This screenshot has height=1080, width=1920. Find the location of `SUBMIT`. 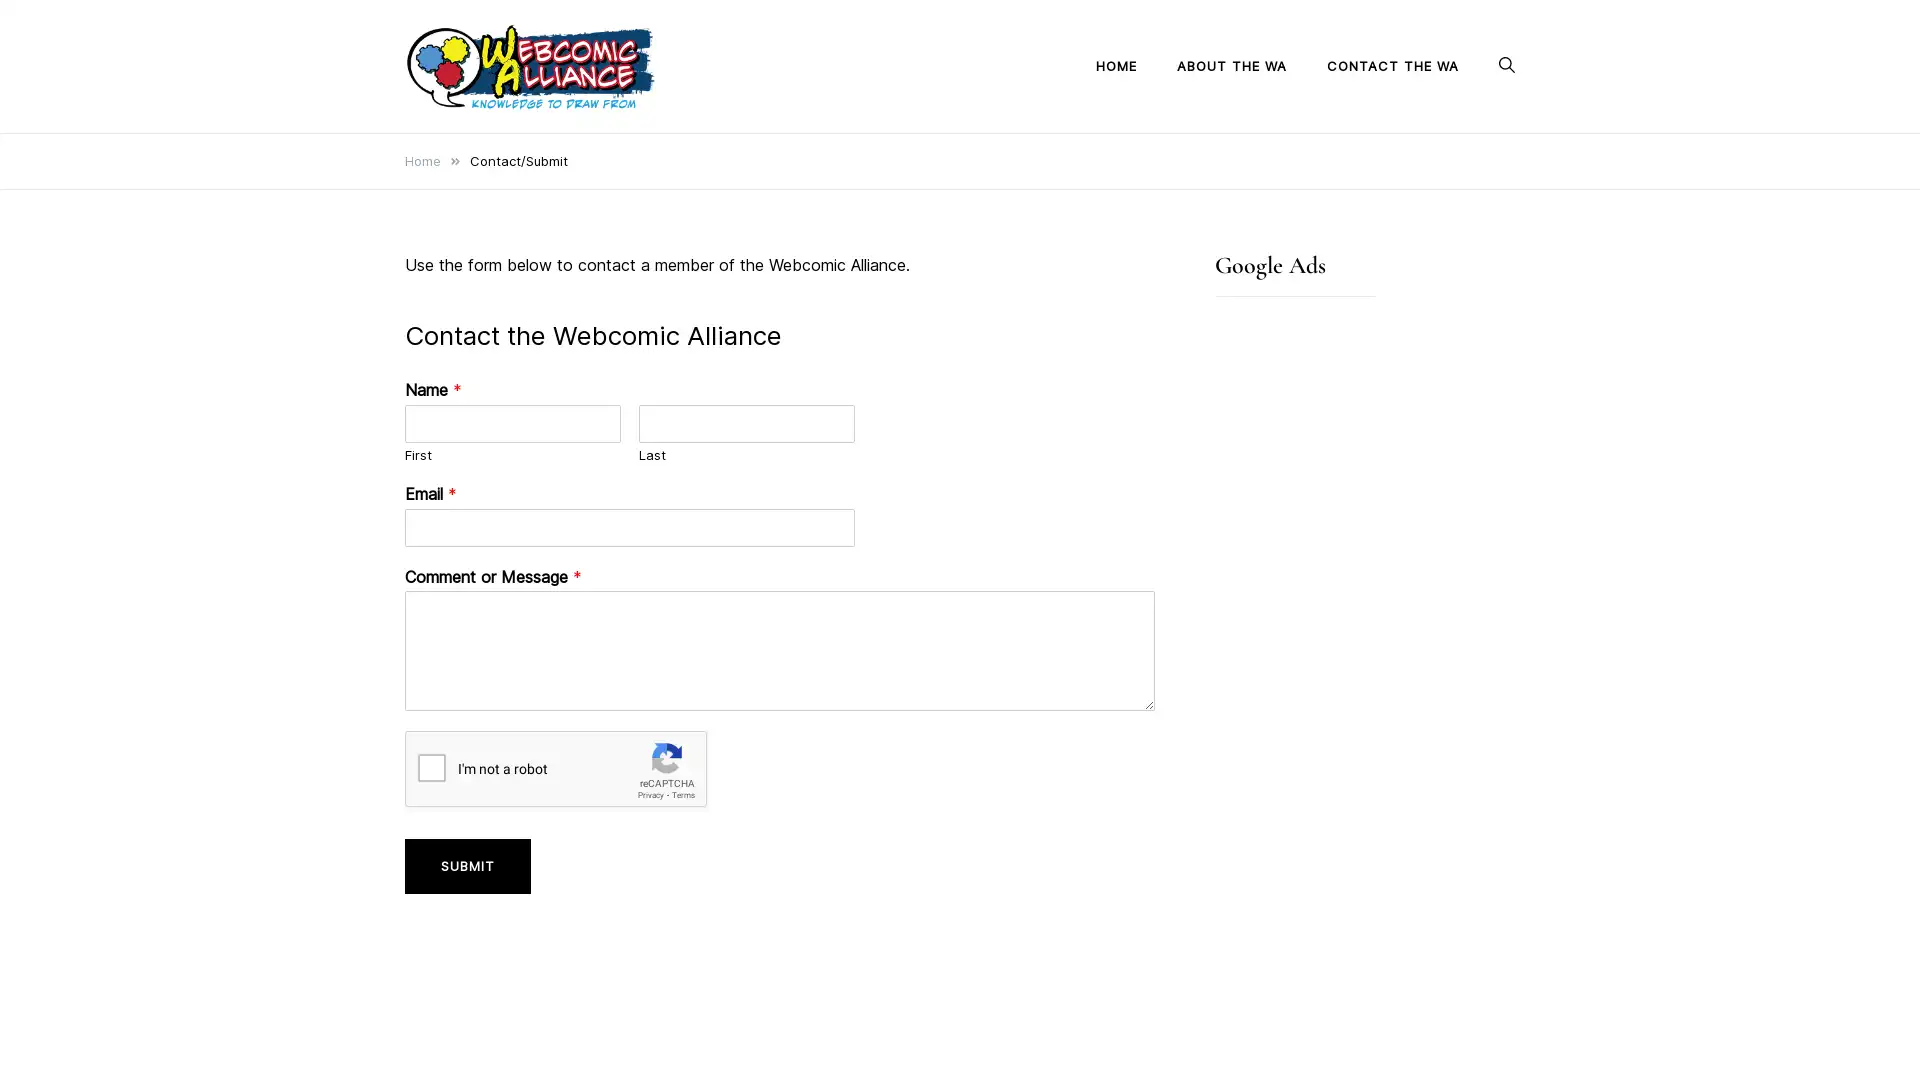

SUBMIT is located at coordinates (466, 865).